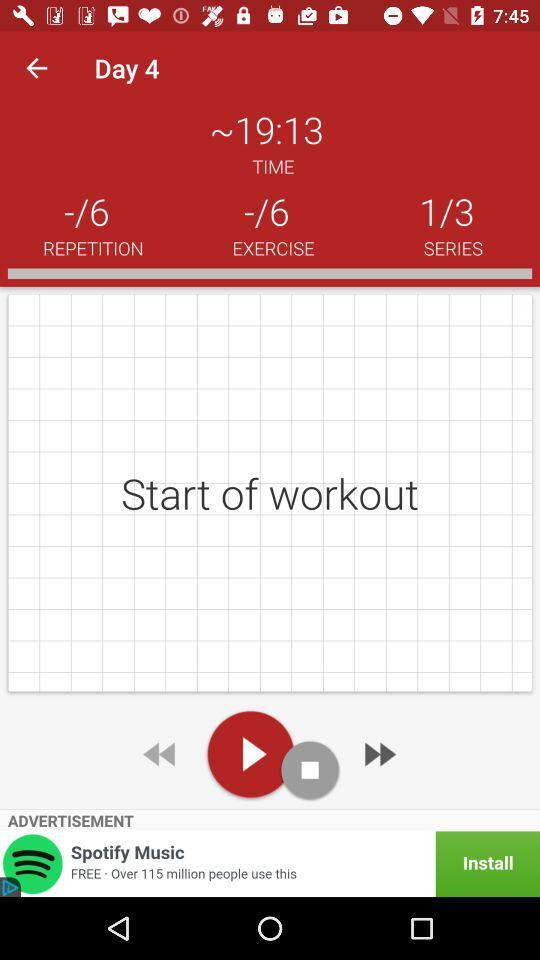 The width and height of the screenshot is (540, 960). Describe the element at coordinates (270, 863) in the screenshot. I see `app install` at that location.